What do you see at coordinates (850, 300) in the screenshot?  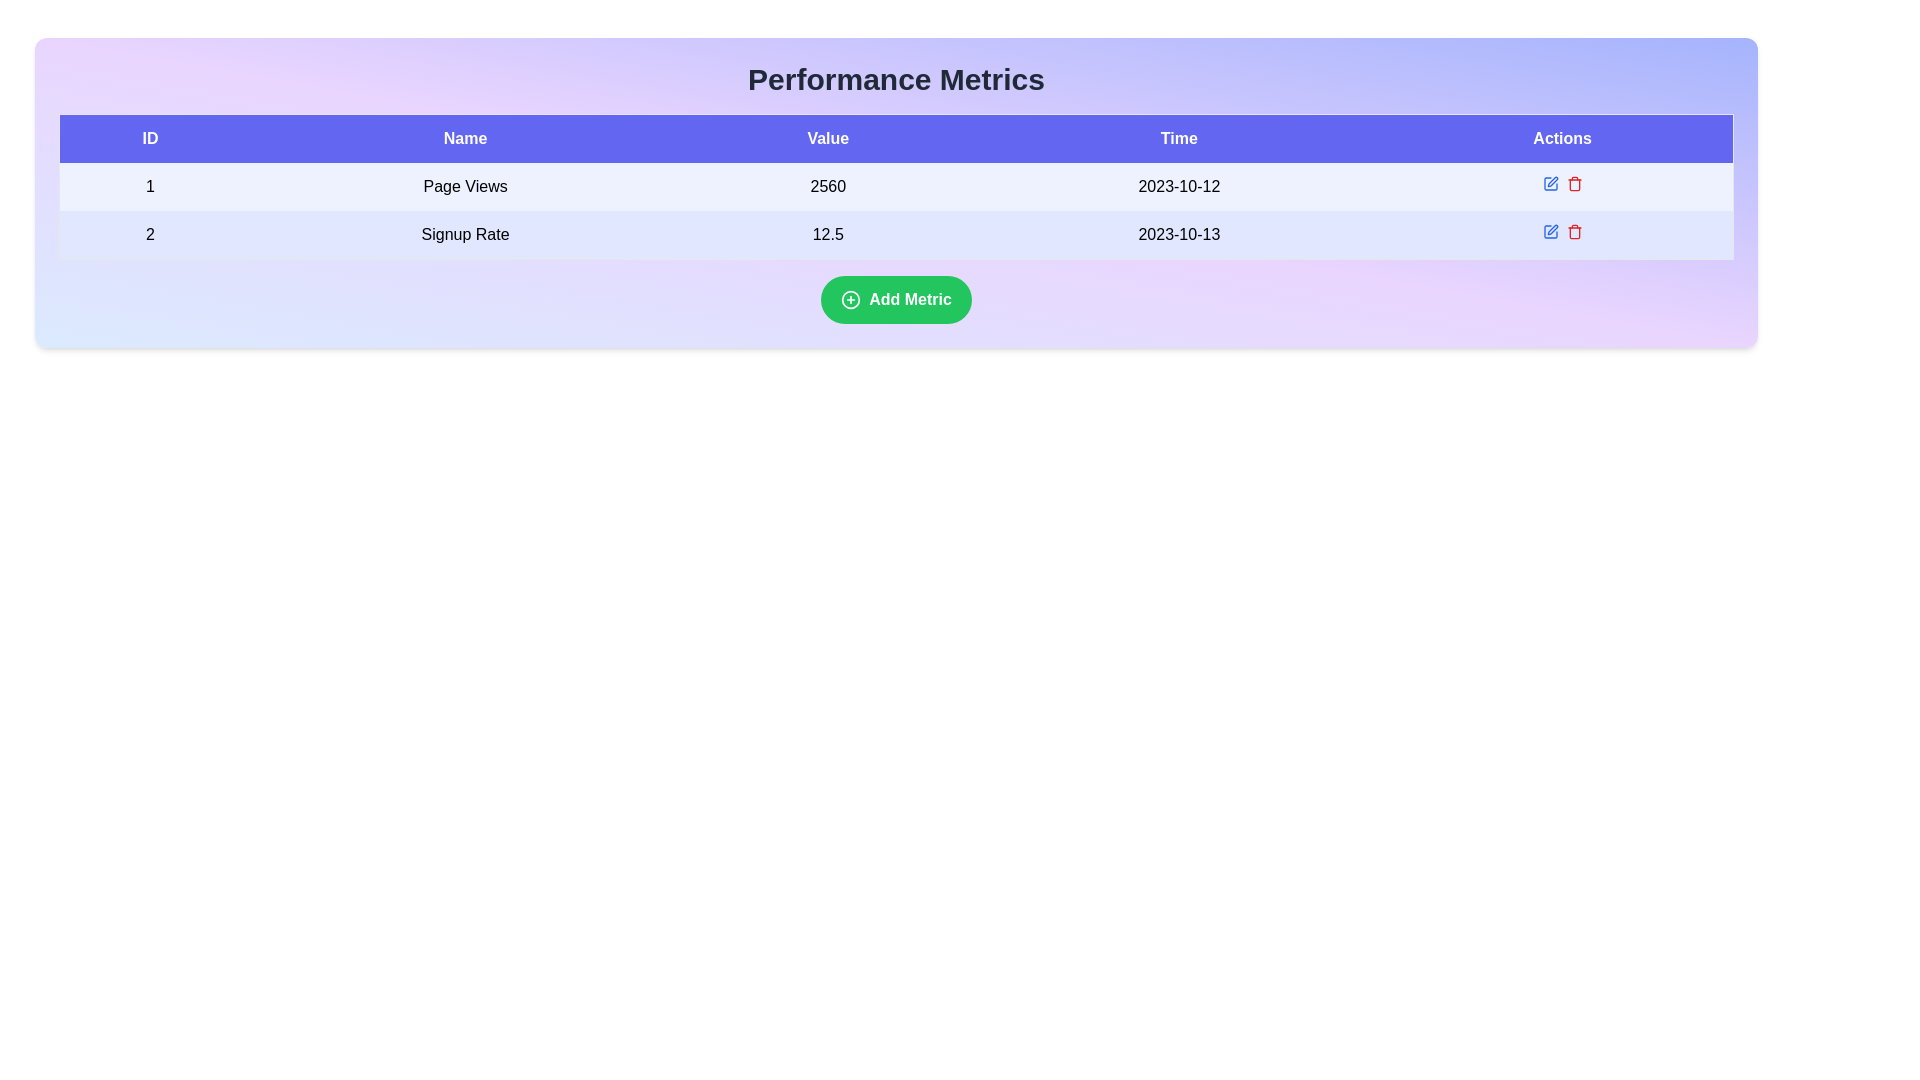 I see `the SVG icon located inside the 'Add Metric' button at the bottom center of the table interface` at bounding box center [850, 300].